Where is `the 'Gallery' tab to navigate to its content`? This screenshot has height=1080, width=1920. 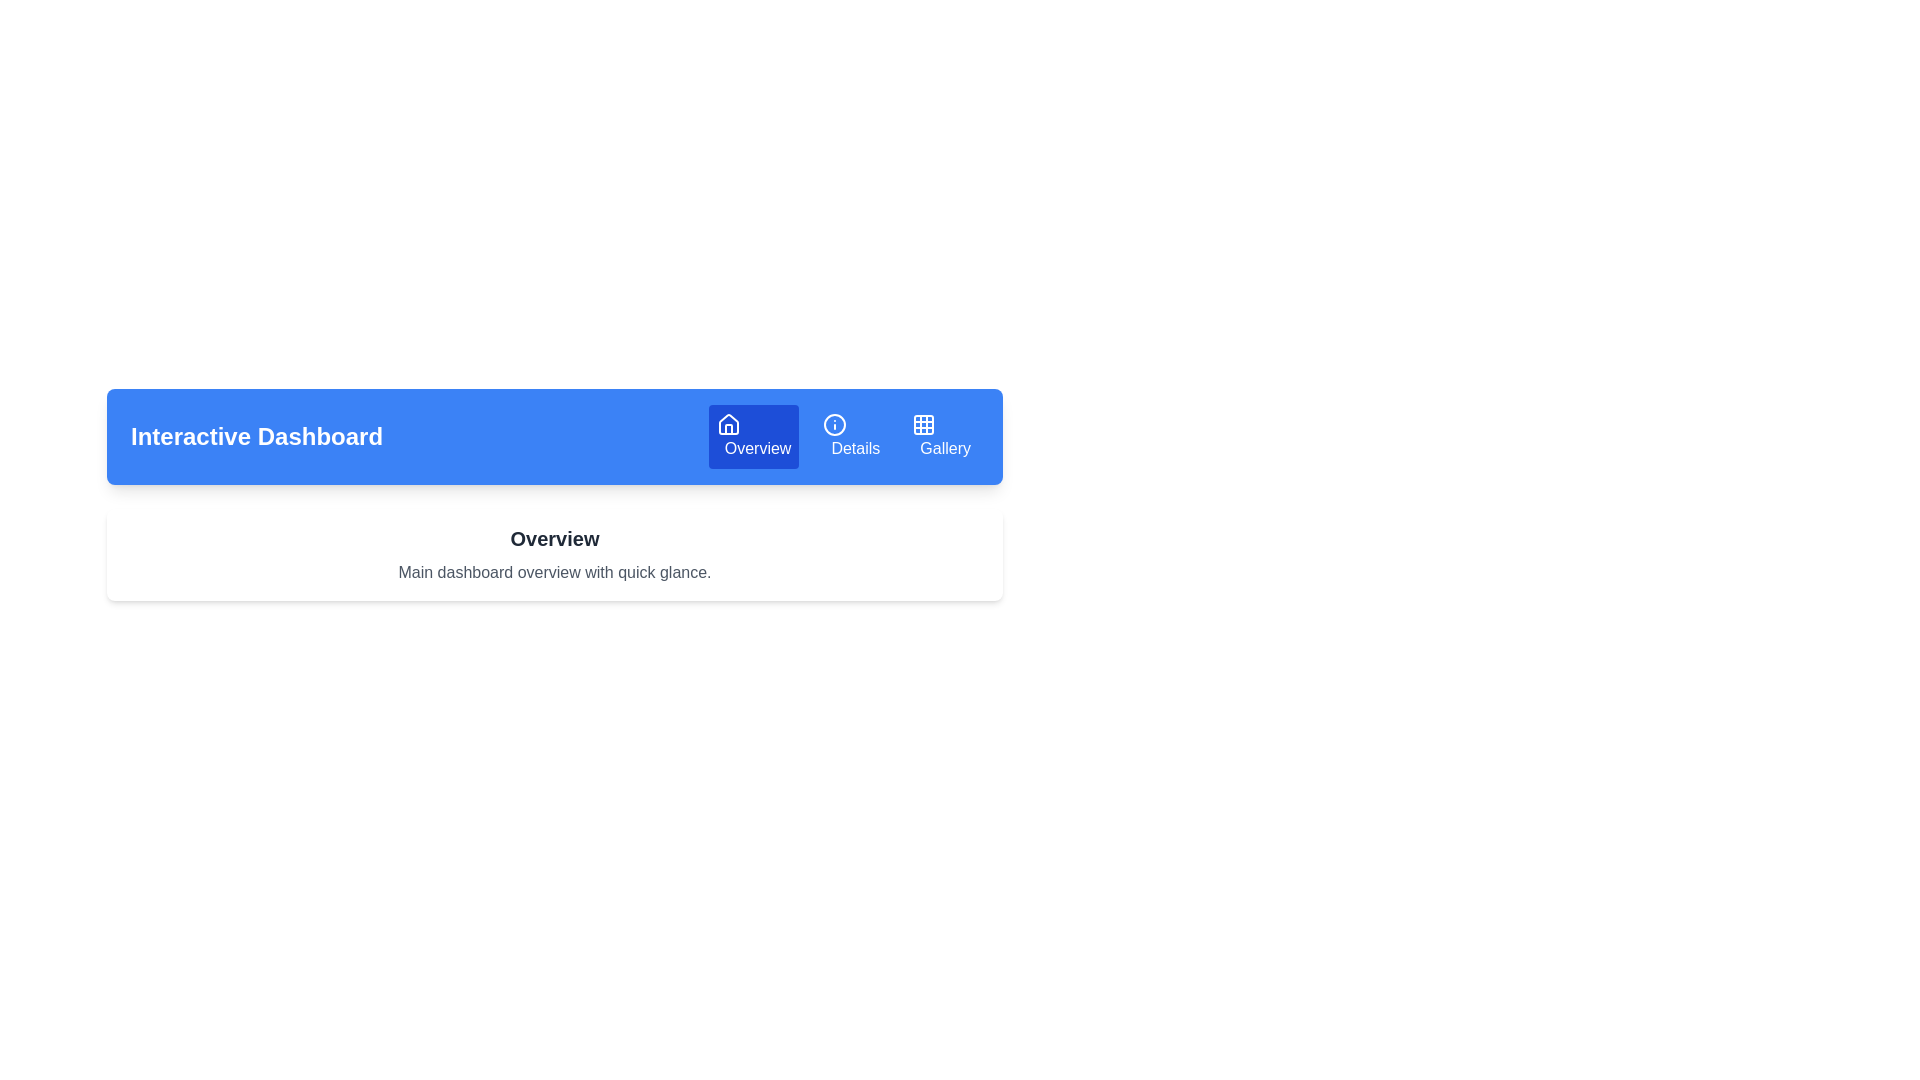 the 'Gallery' tab to navigate to its content is located at coordinates (940, 435).